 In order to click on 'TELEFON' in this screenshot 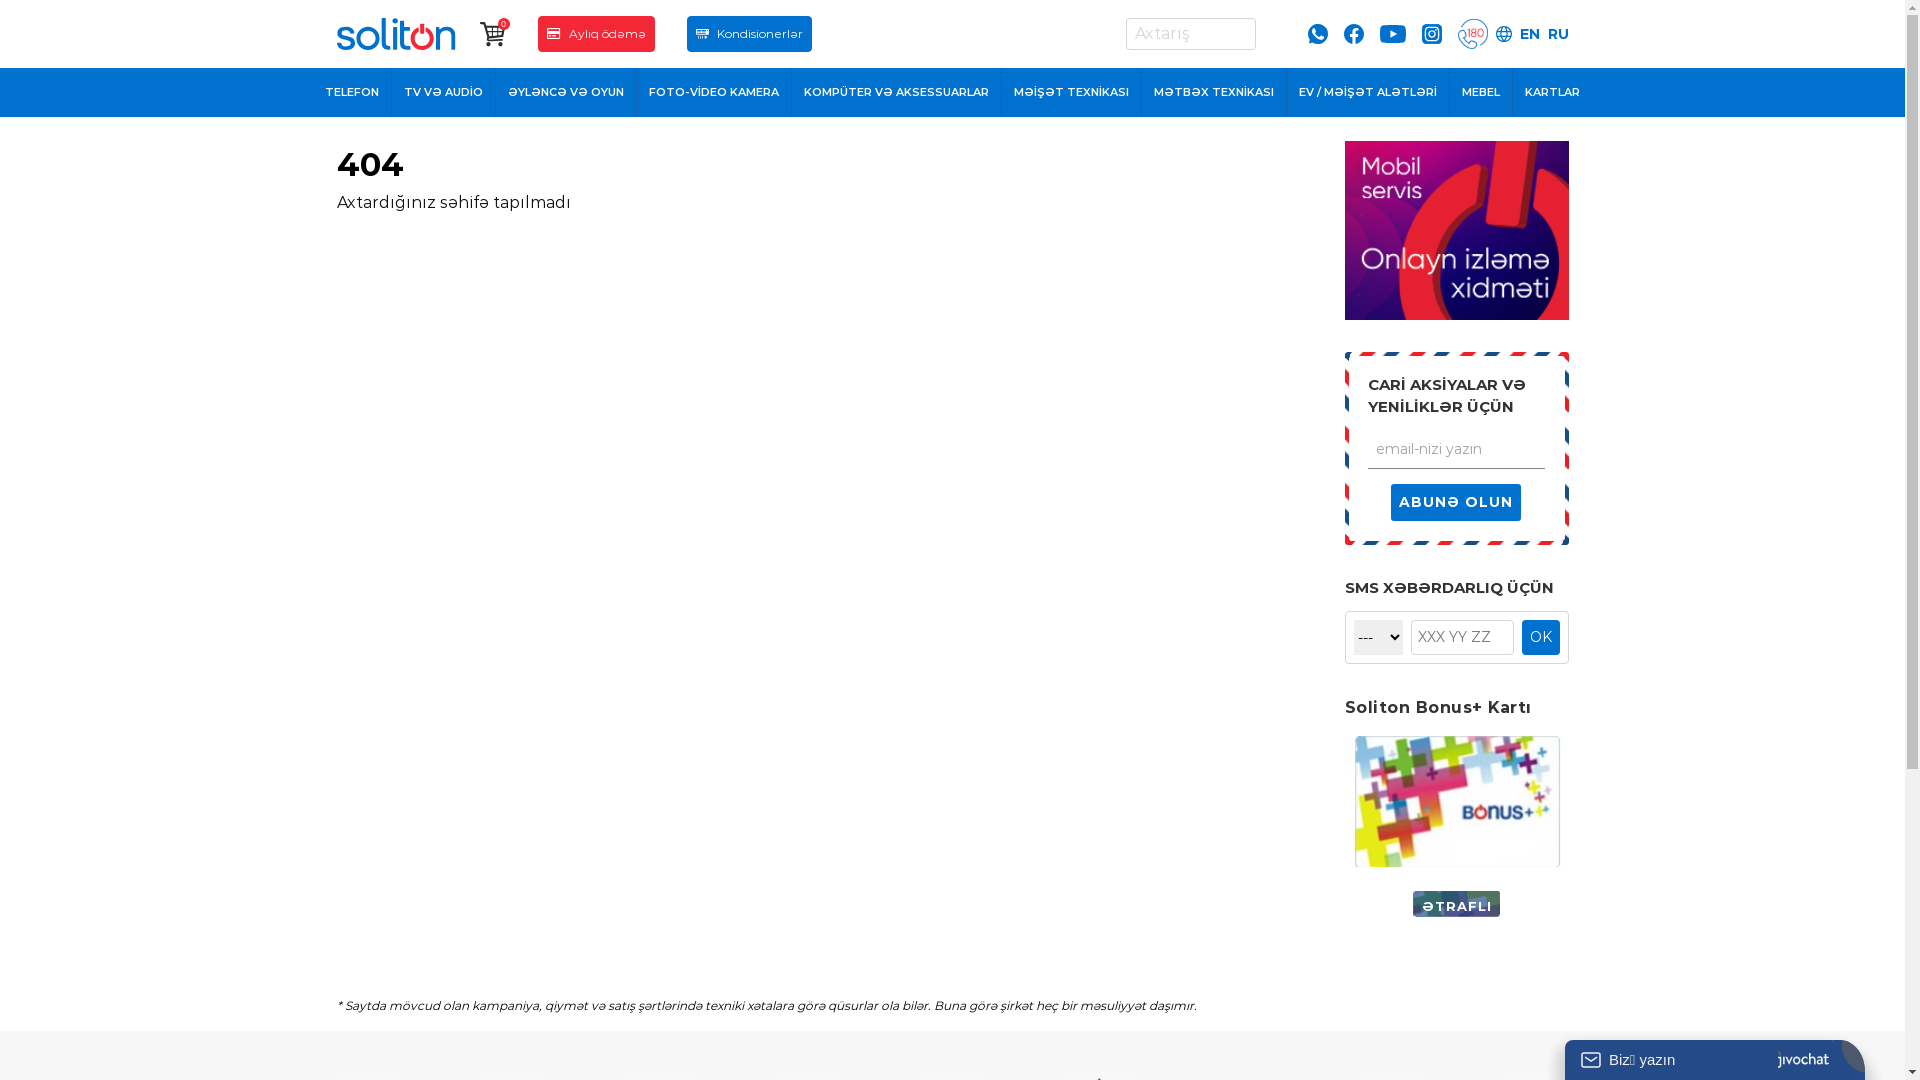, I will do `click(311, 92)`.